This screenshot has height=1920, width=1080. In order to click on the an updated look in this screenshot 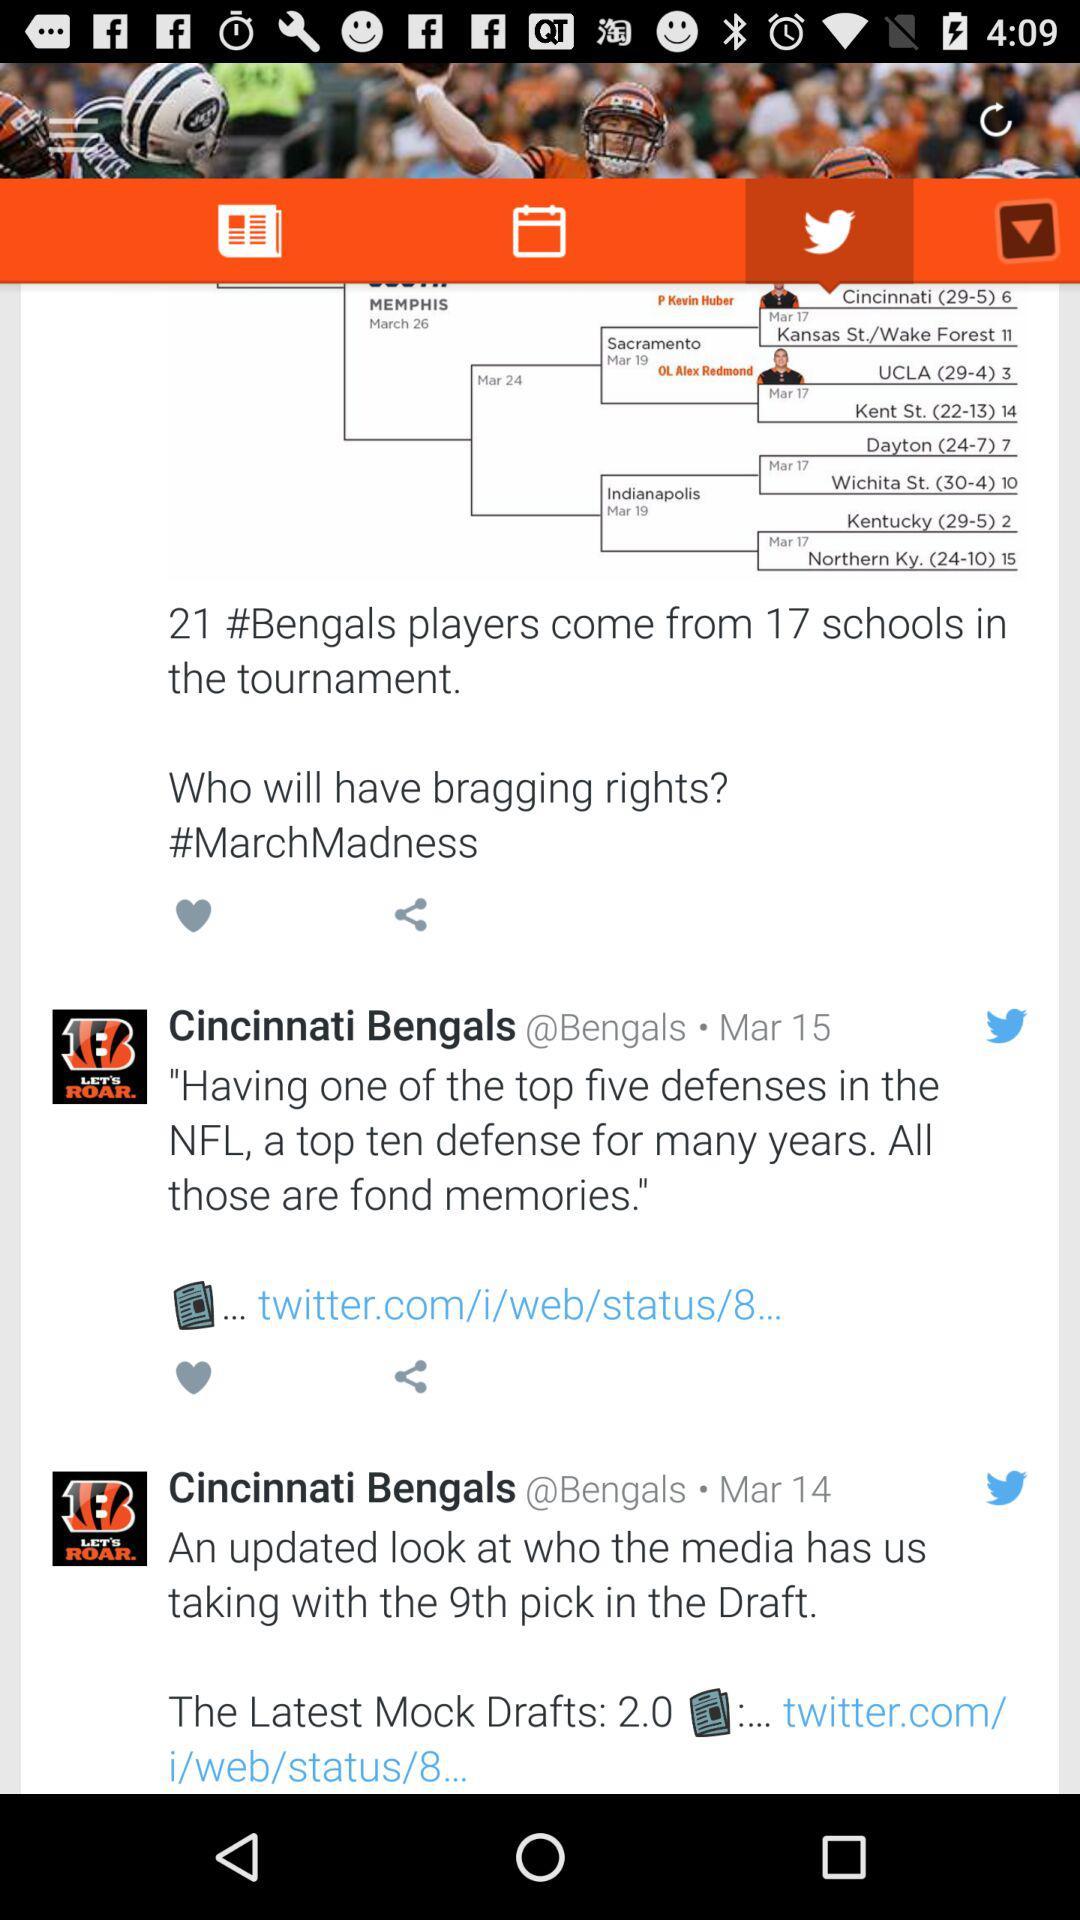, I will do `click(596, 1655)`.